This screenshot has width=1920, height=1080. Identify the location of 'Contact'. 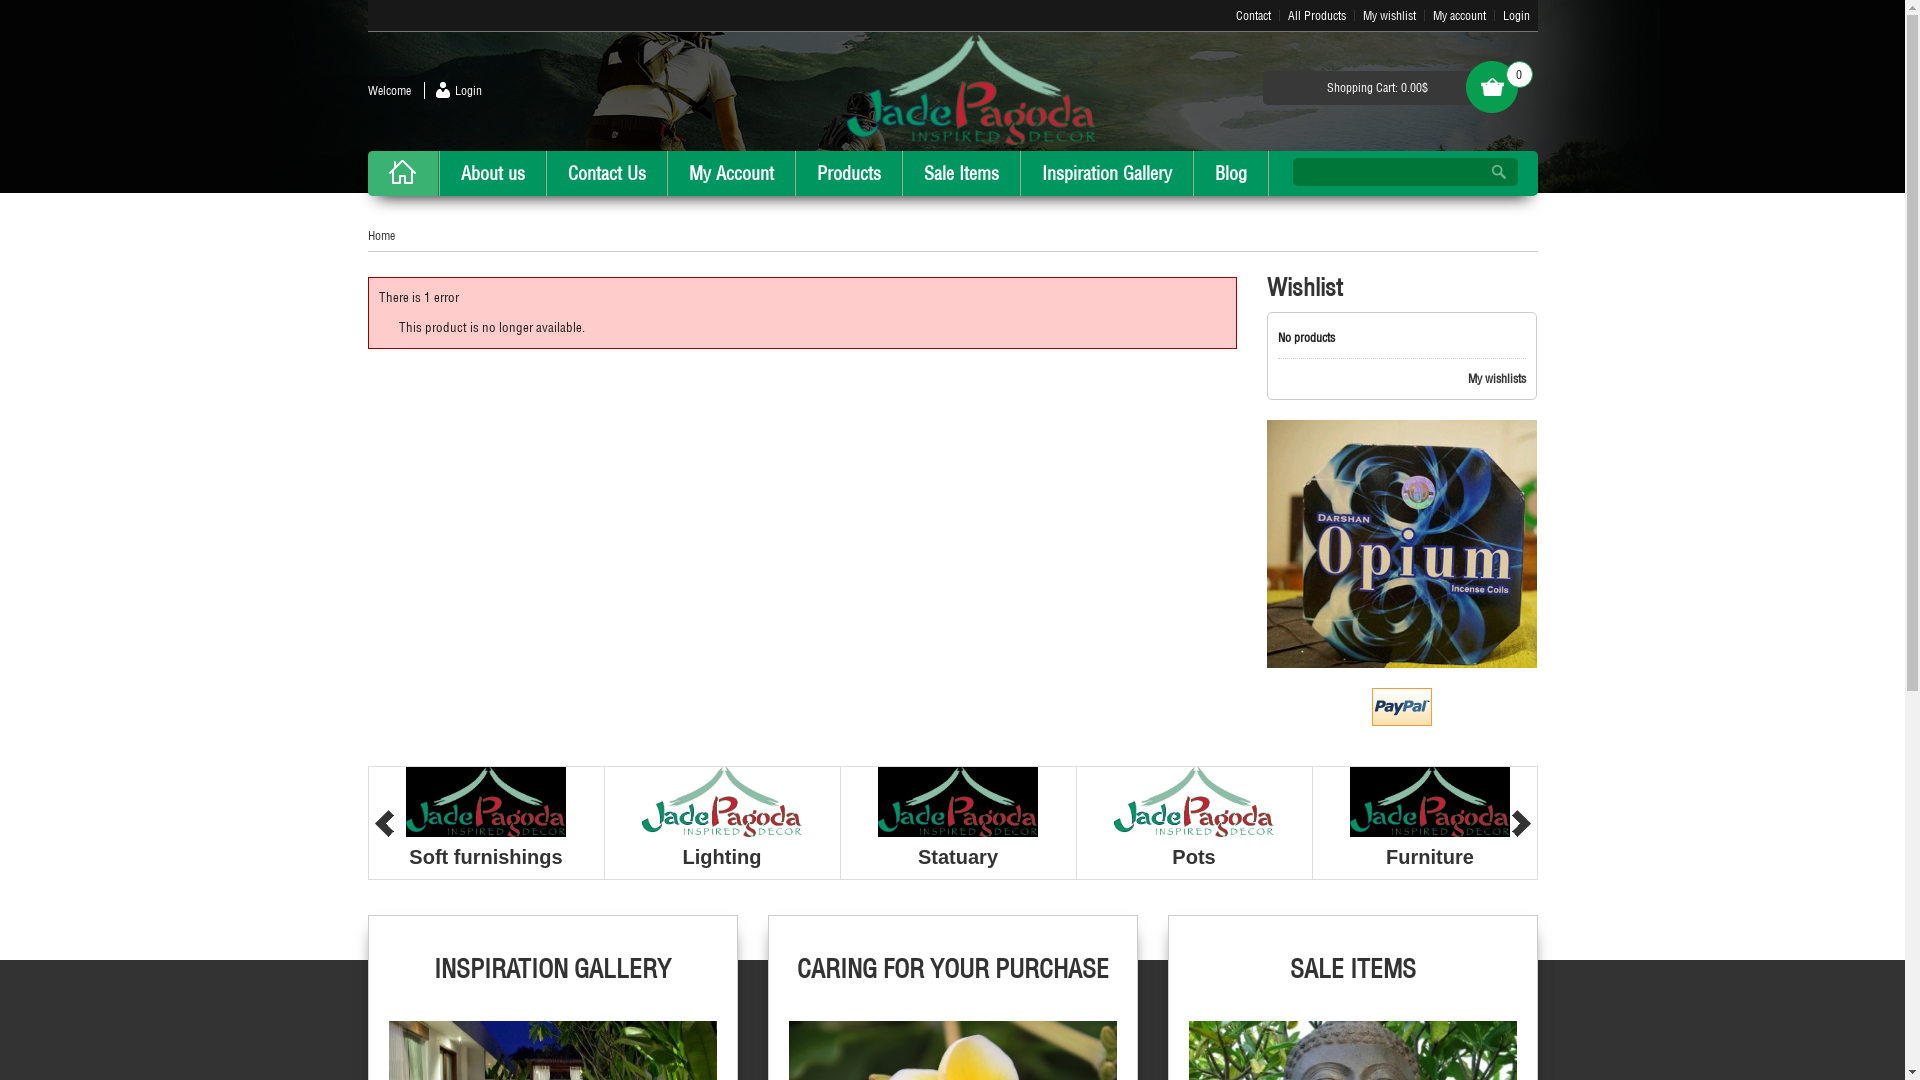
(1252, 15).